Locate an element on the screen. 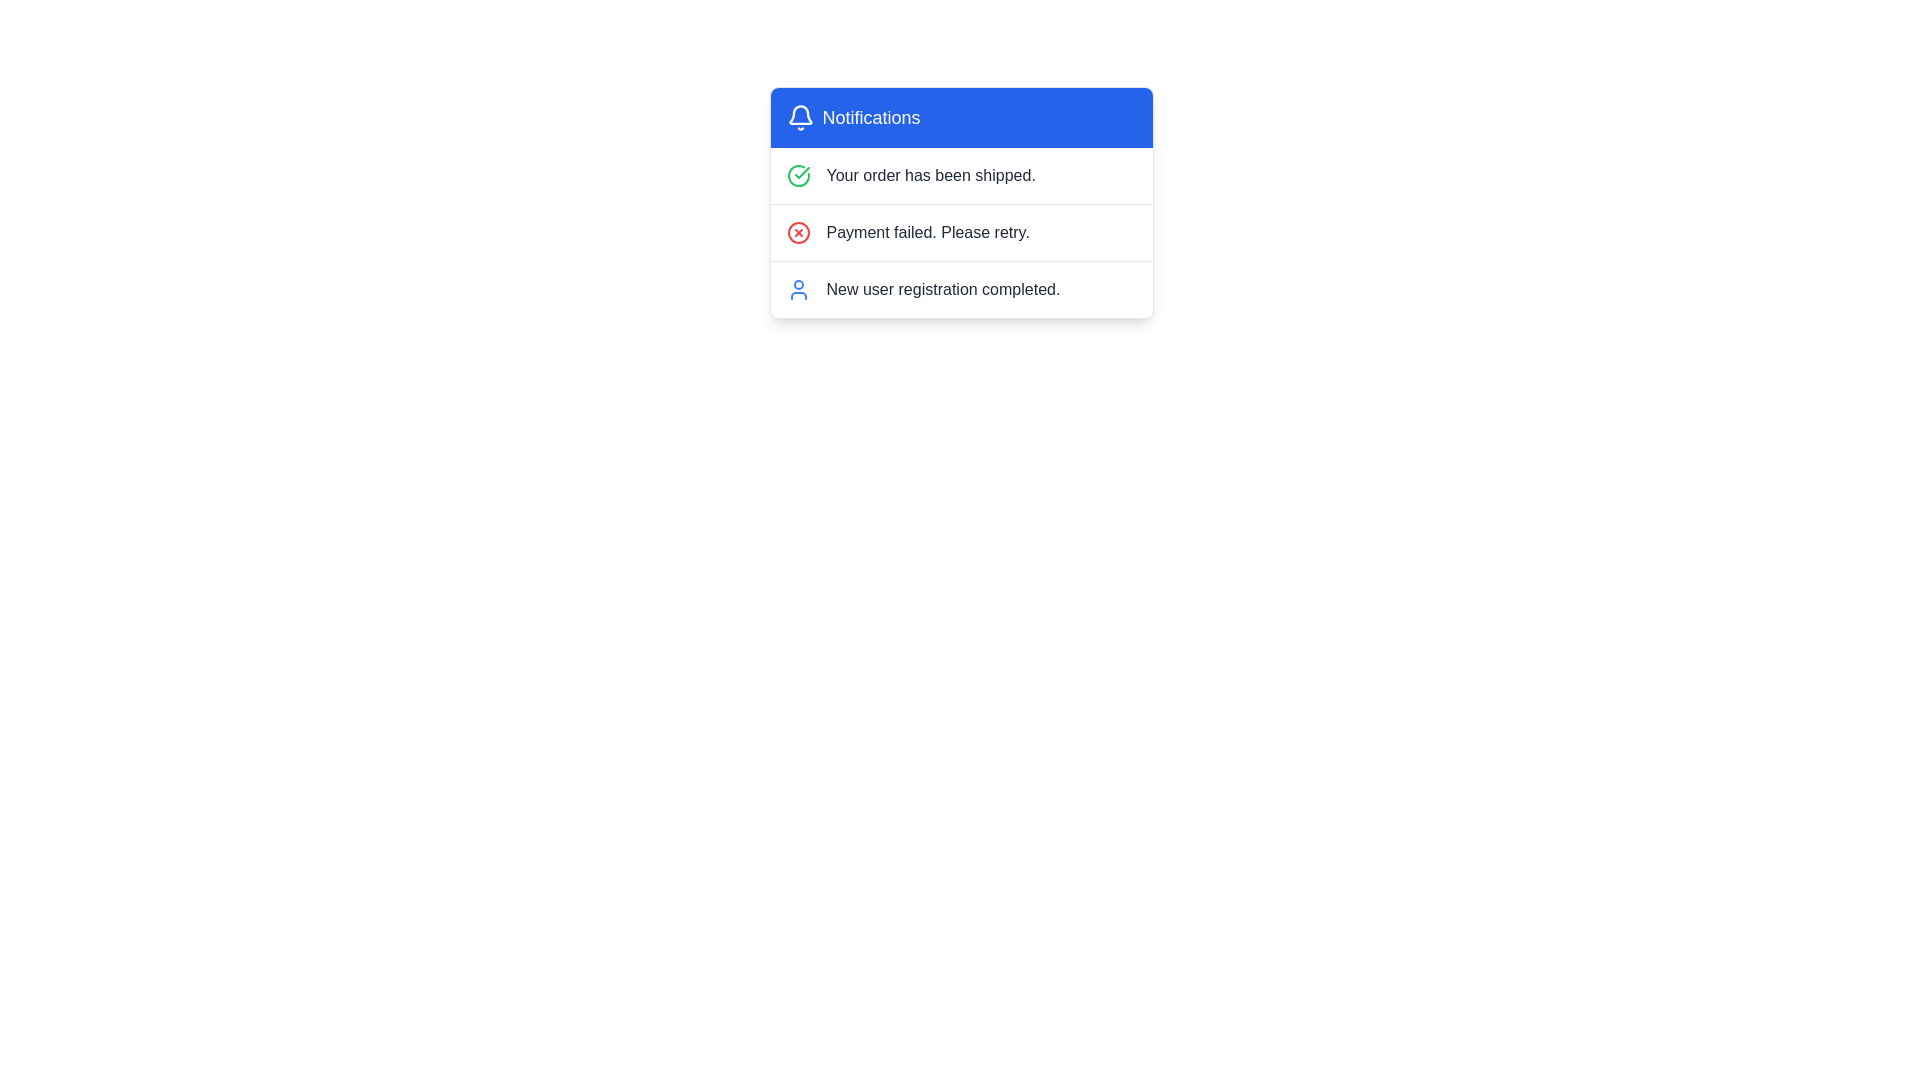  the static text label that serves as the title for the notifications panel, positioned to the right of the bell icon in the blue header bar is located at coordinates (871, 118).